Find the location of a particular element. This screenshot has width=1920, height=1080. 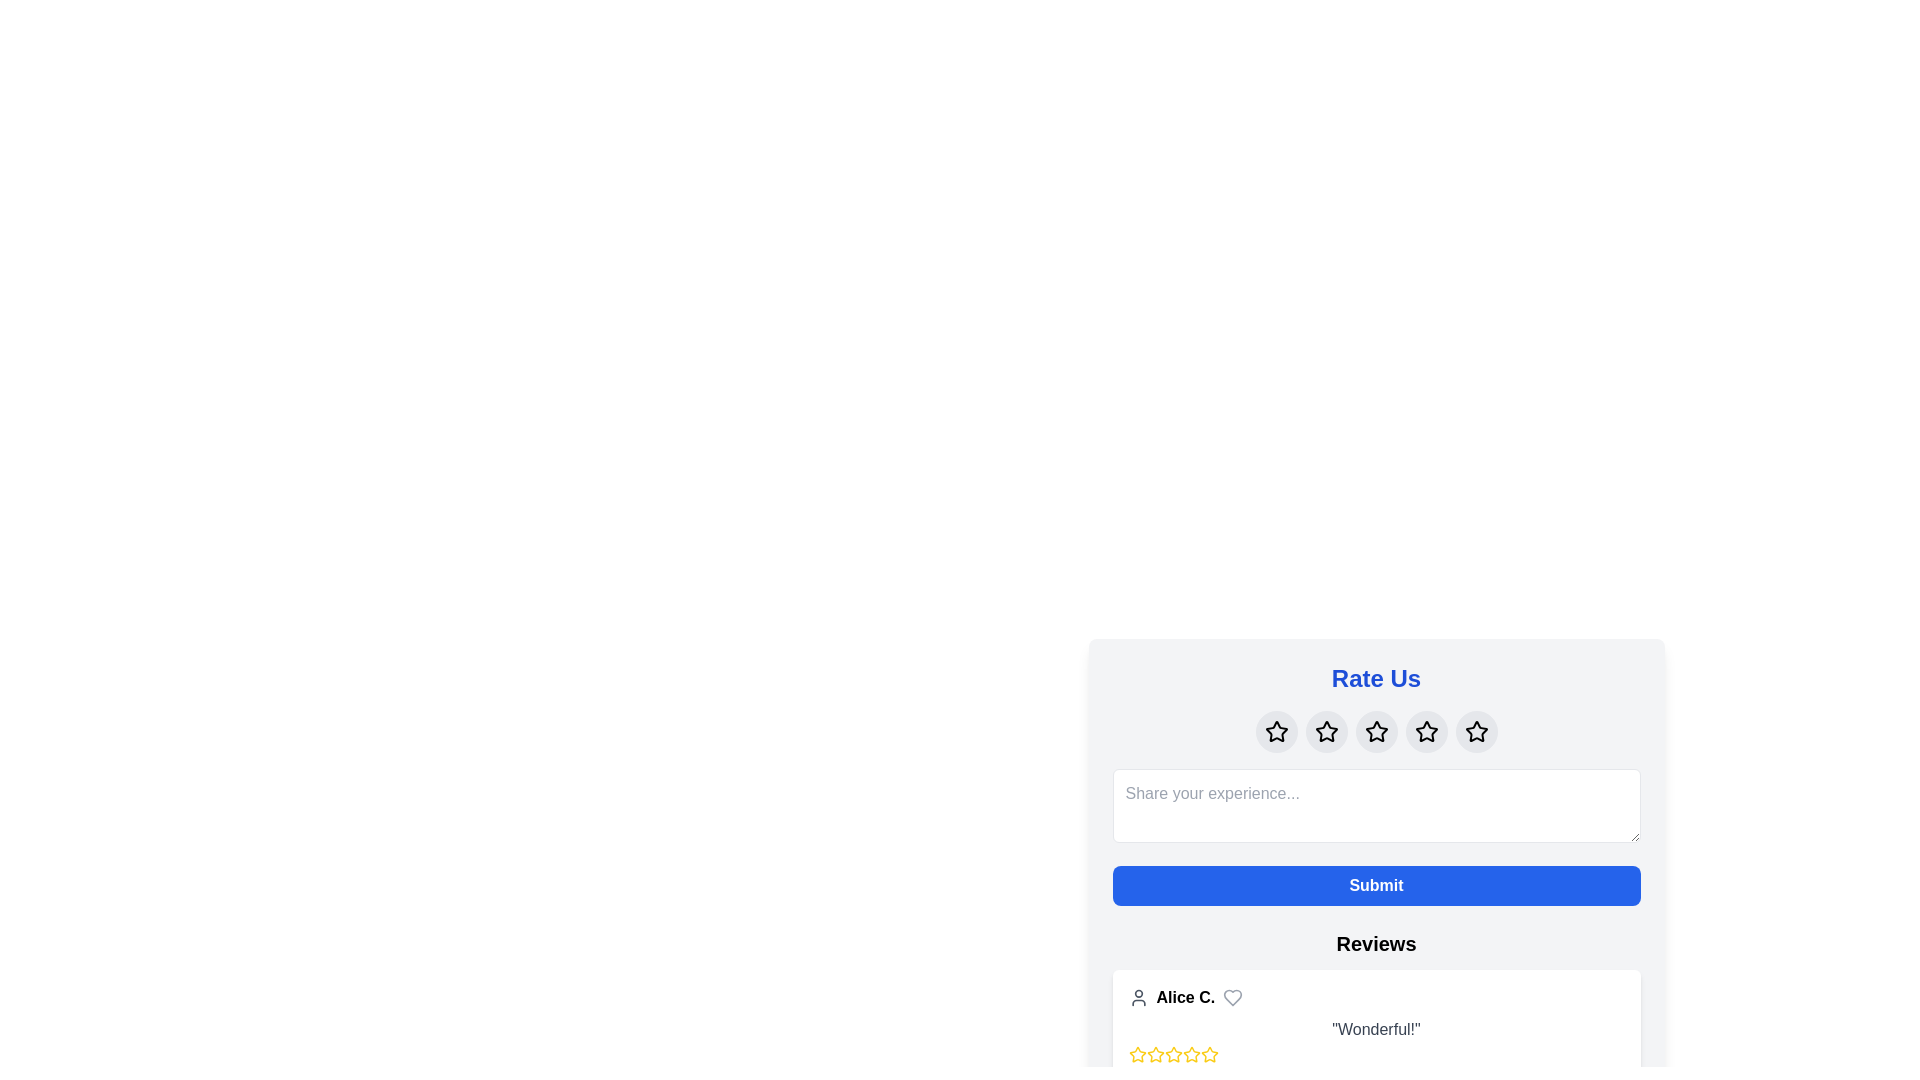

the fifth star icon with a yellow border in the rating display below the review 'Wonderful!' by user 'Alice C.' is located at coordinates (1208, 1054).